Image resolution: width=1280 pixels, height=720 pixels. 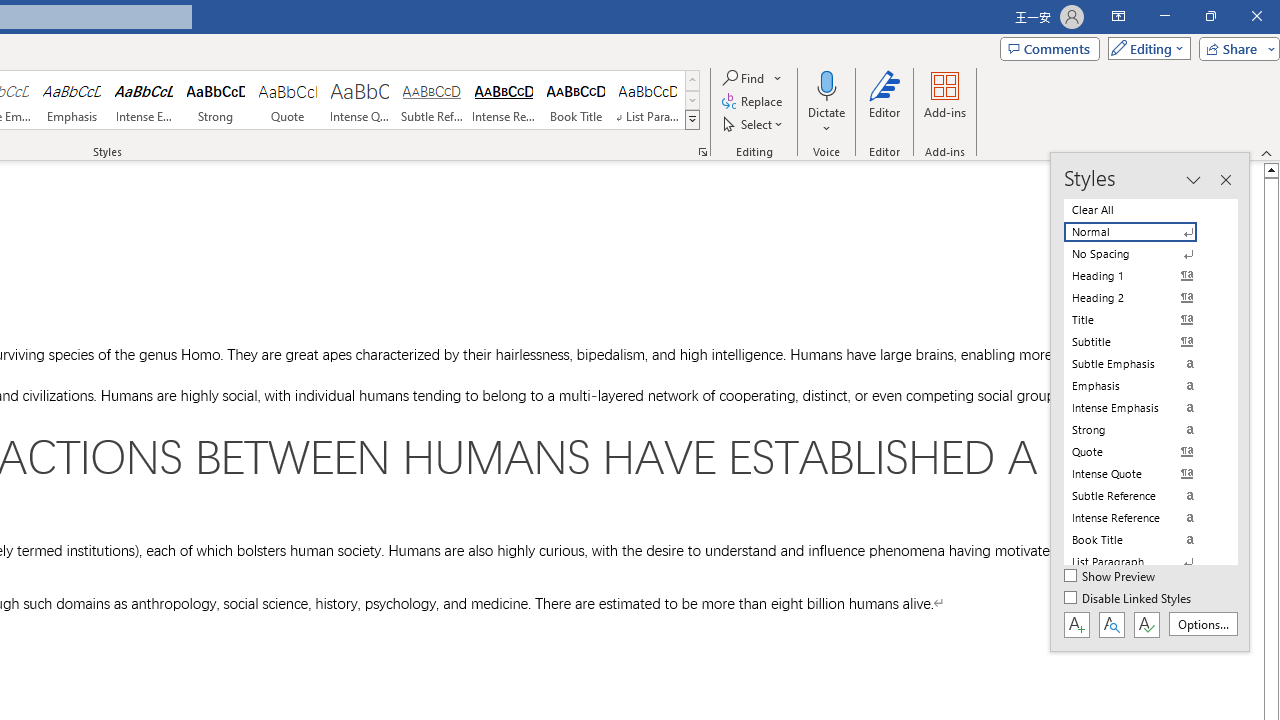 I want to click on 'Class: NetUIButton', so click(x=1146, y=623).